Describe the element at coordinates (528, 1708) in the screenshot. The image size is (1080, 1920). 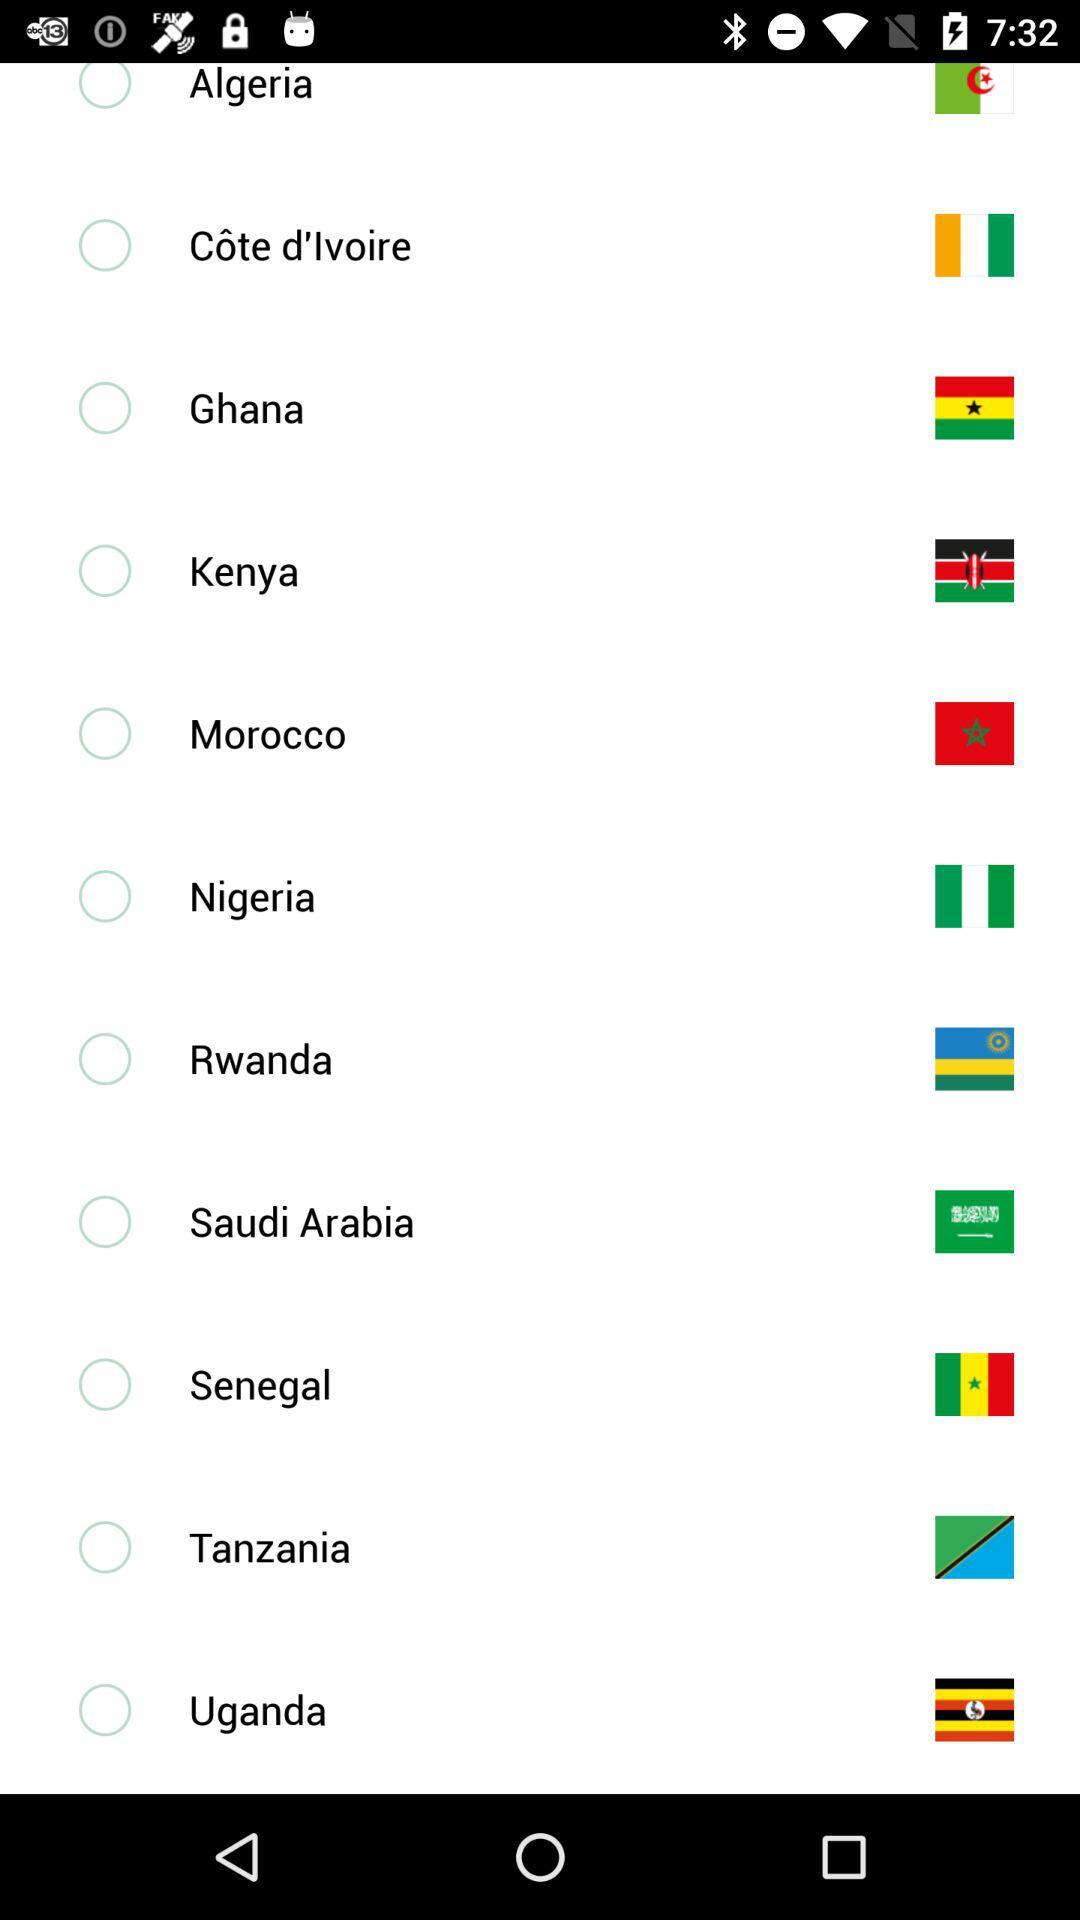
I see `uganda icon` at that location.